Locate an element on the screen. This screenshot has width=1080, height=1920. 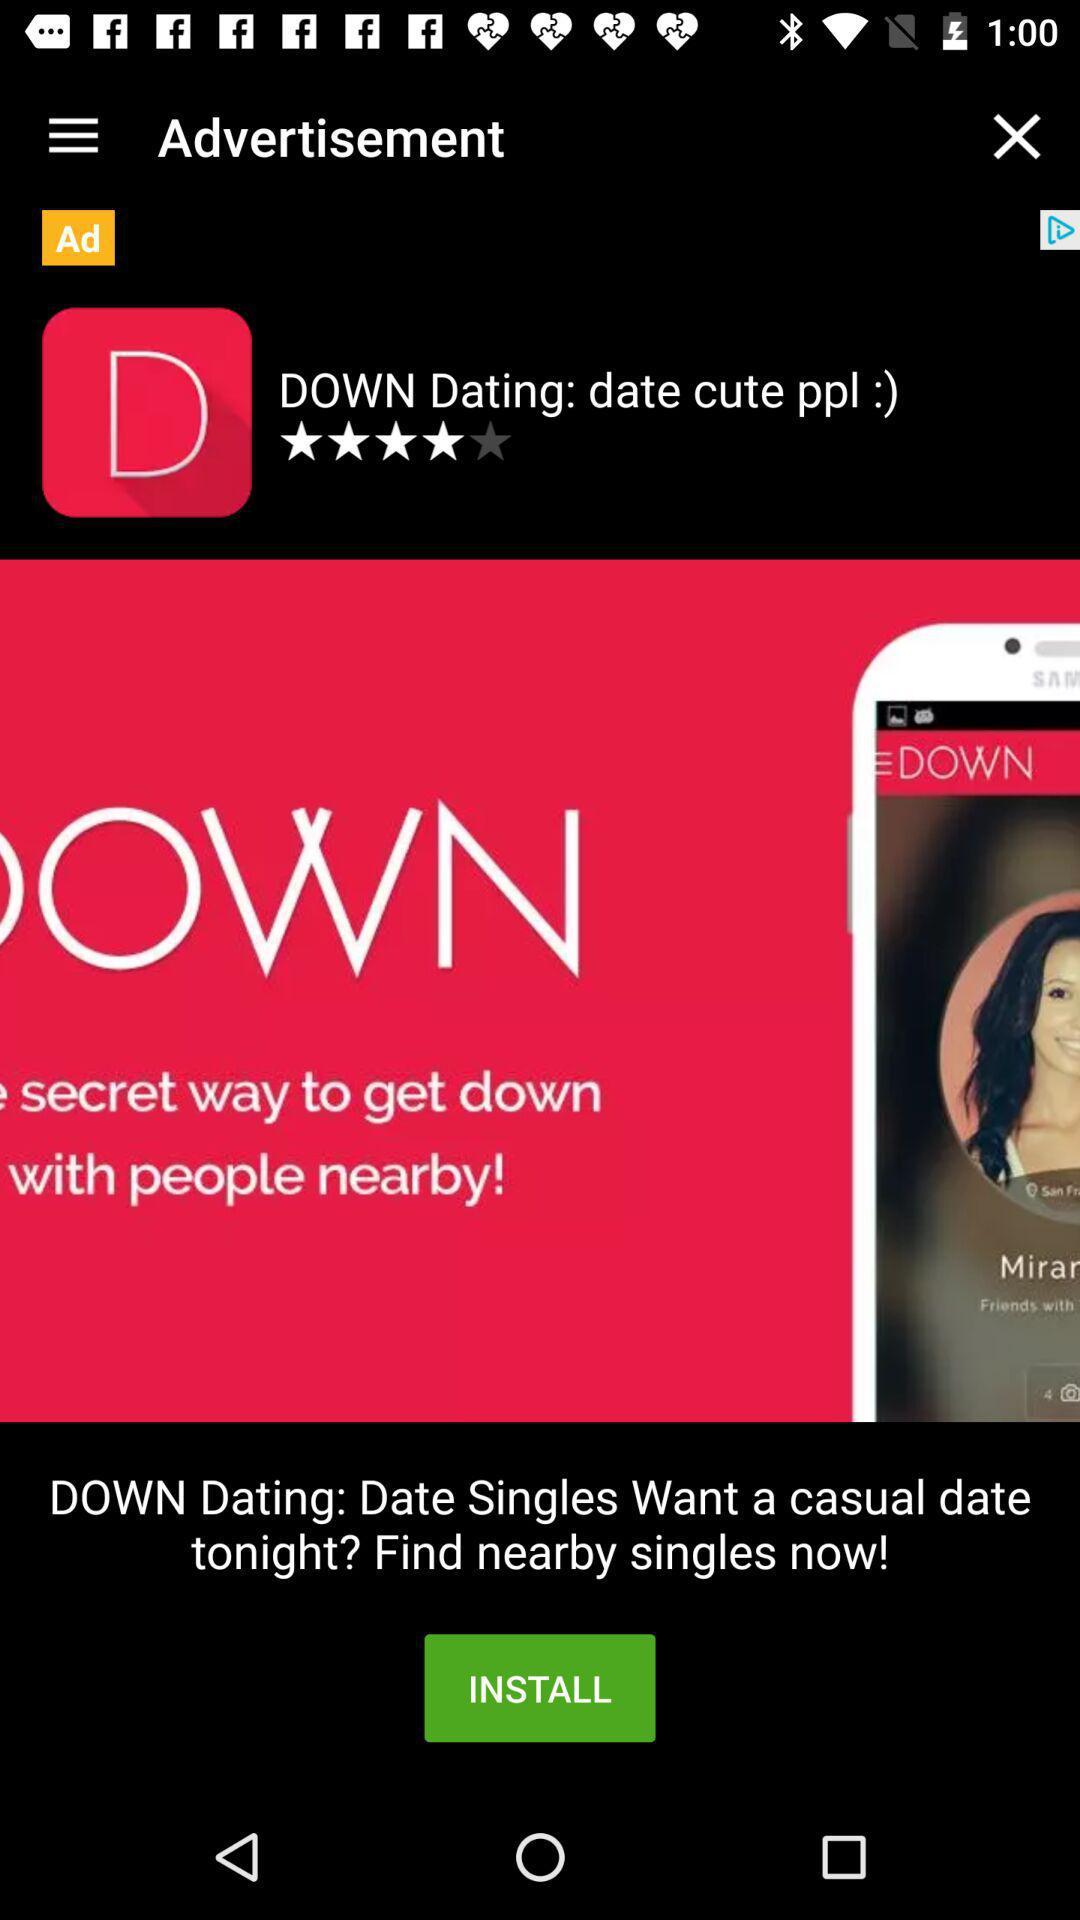
the icon above ad is located at coordinates (72, 135).